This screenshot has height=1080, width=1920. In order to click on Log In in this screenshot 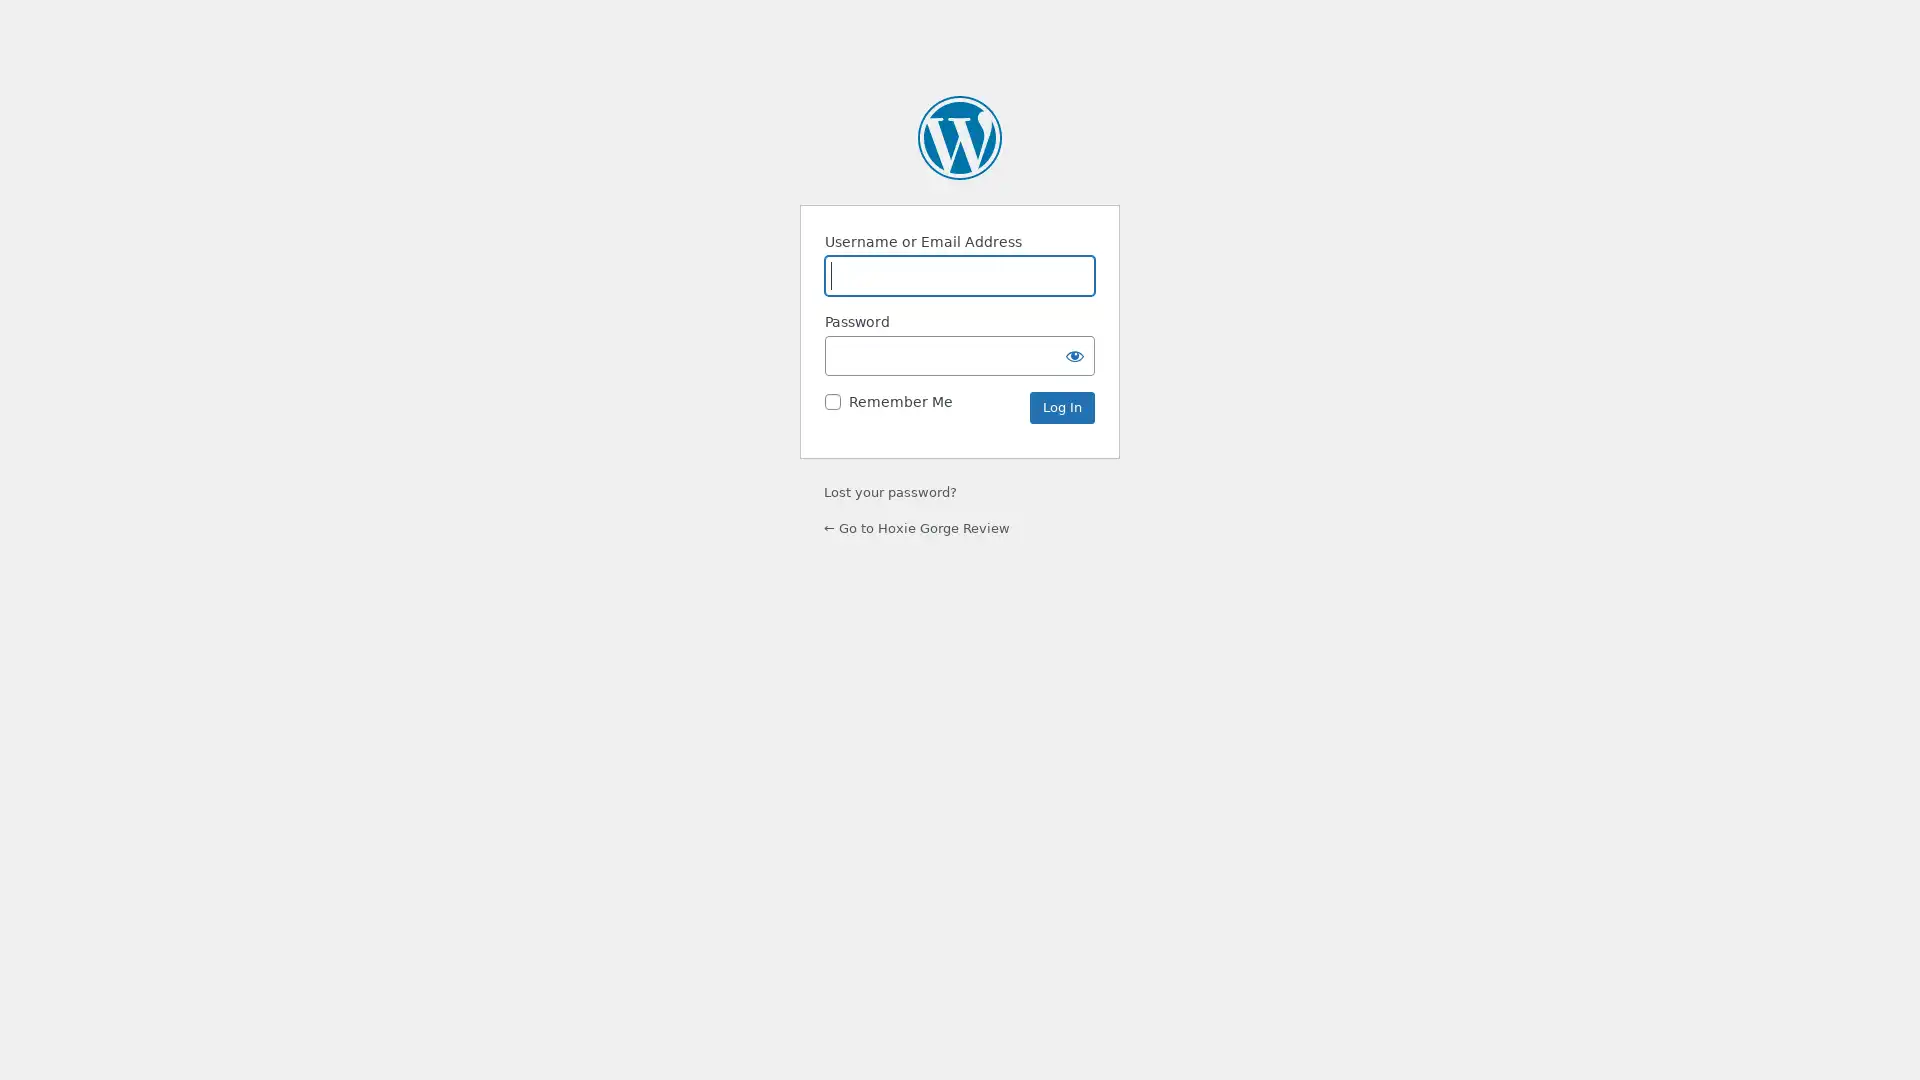, I will do `click(1061, 407)`.